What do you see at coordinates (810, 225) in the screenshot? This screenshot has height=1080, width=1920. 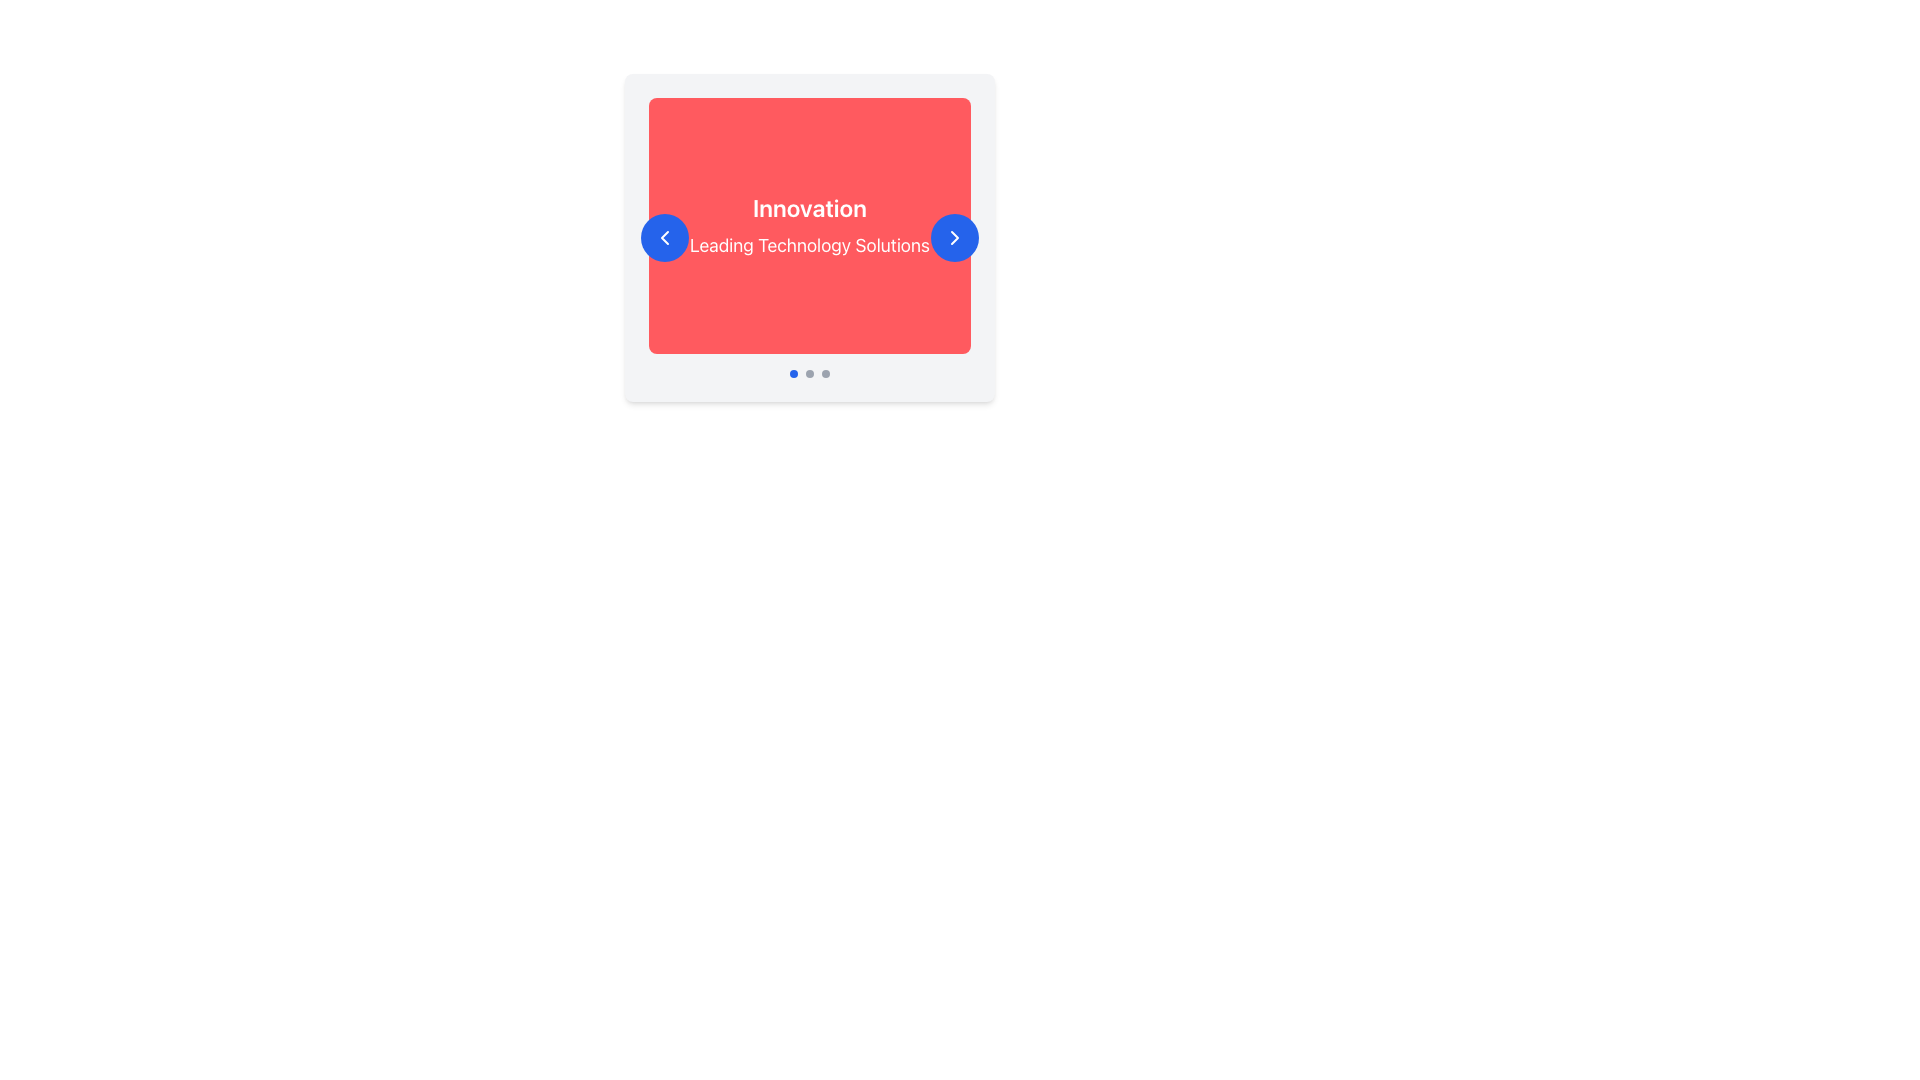 I see `the text display element that highlights 'Innovation' and 'Leading Technology Solutions'` at bounding box center [810, 225].